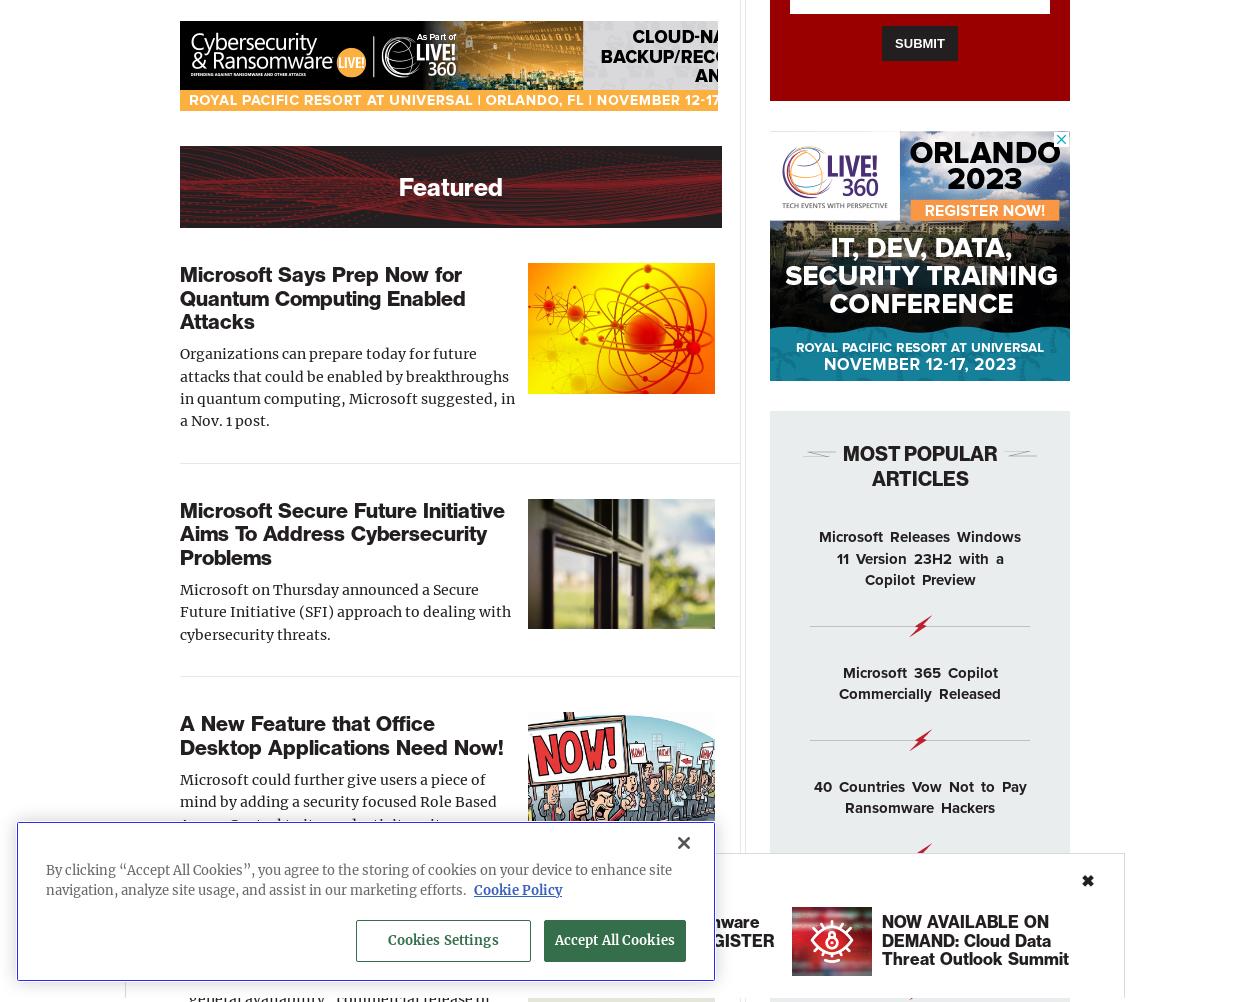 This screenshot has height=1002, width=1250. I want to click on '20 Easy Steps To Creating an AI Chatbot in 30 Minutes', so click(326, 938).